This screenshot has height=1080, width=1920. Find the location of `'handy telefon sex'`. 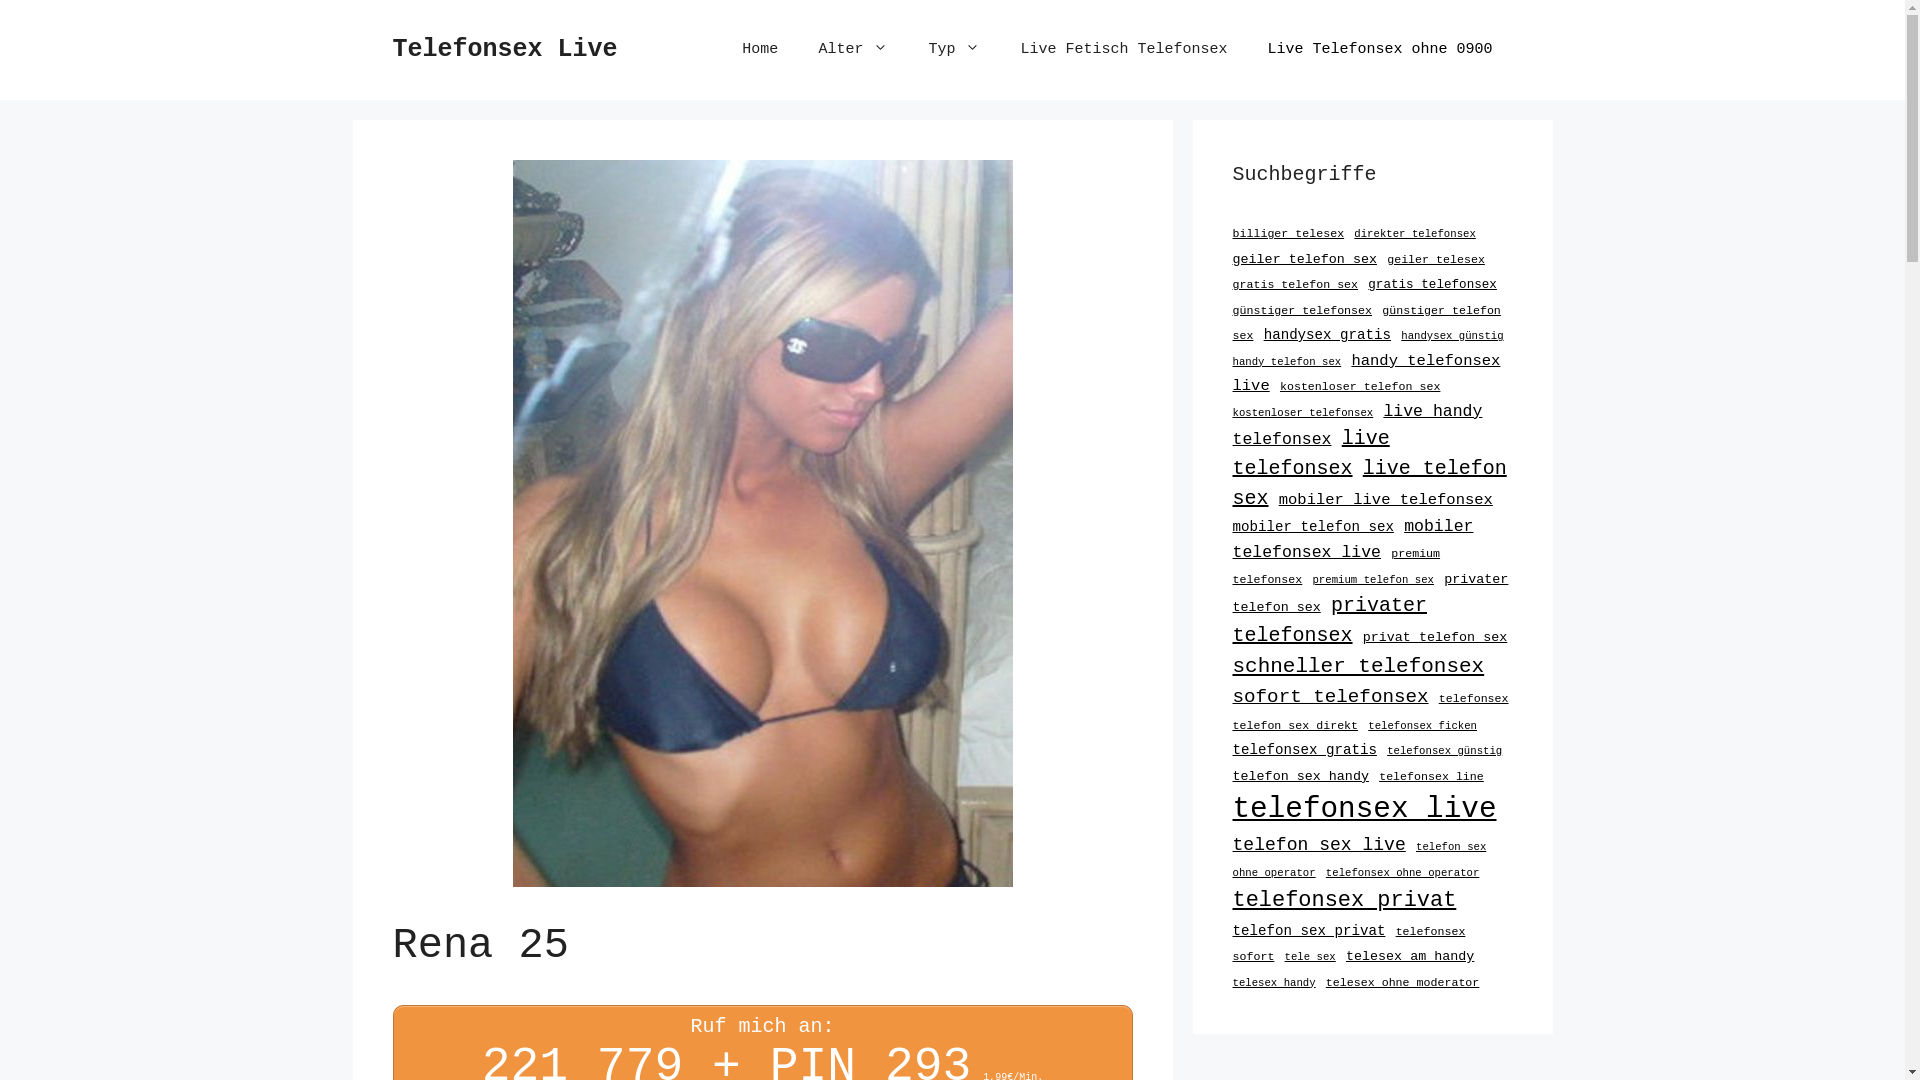

'handy telefon sex' is located at coordinates (1286, 362).